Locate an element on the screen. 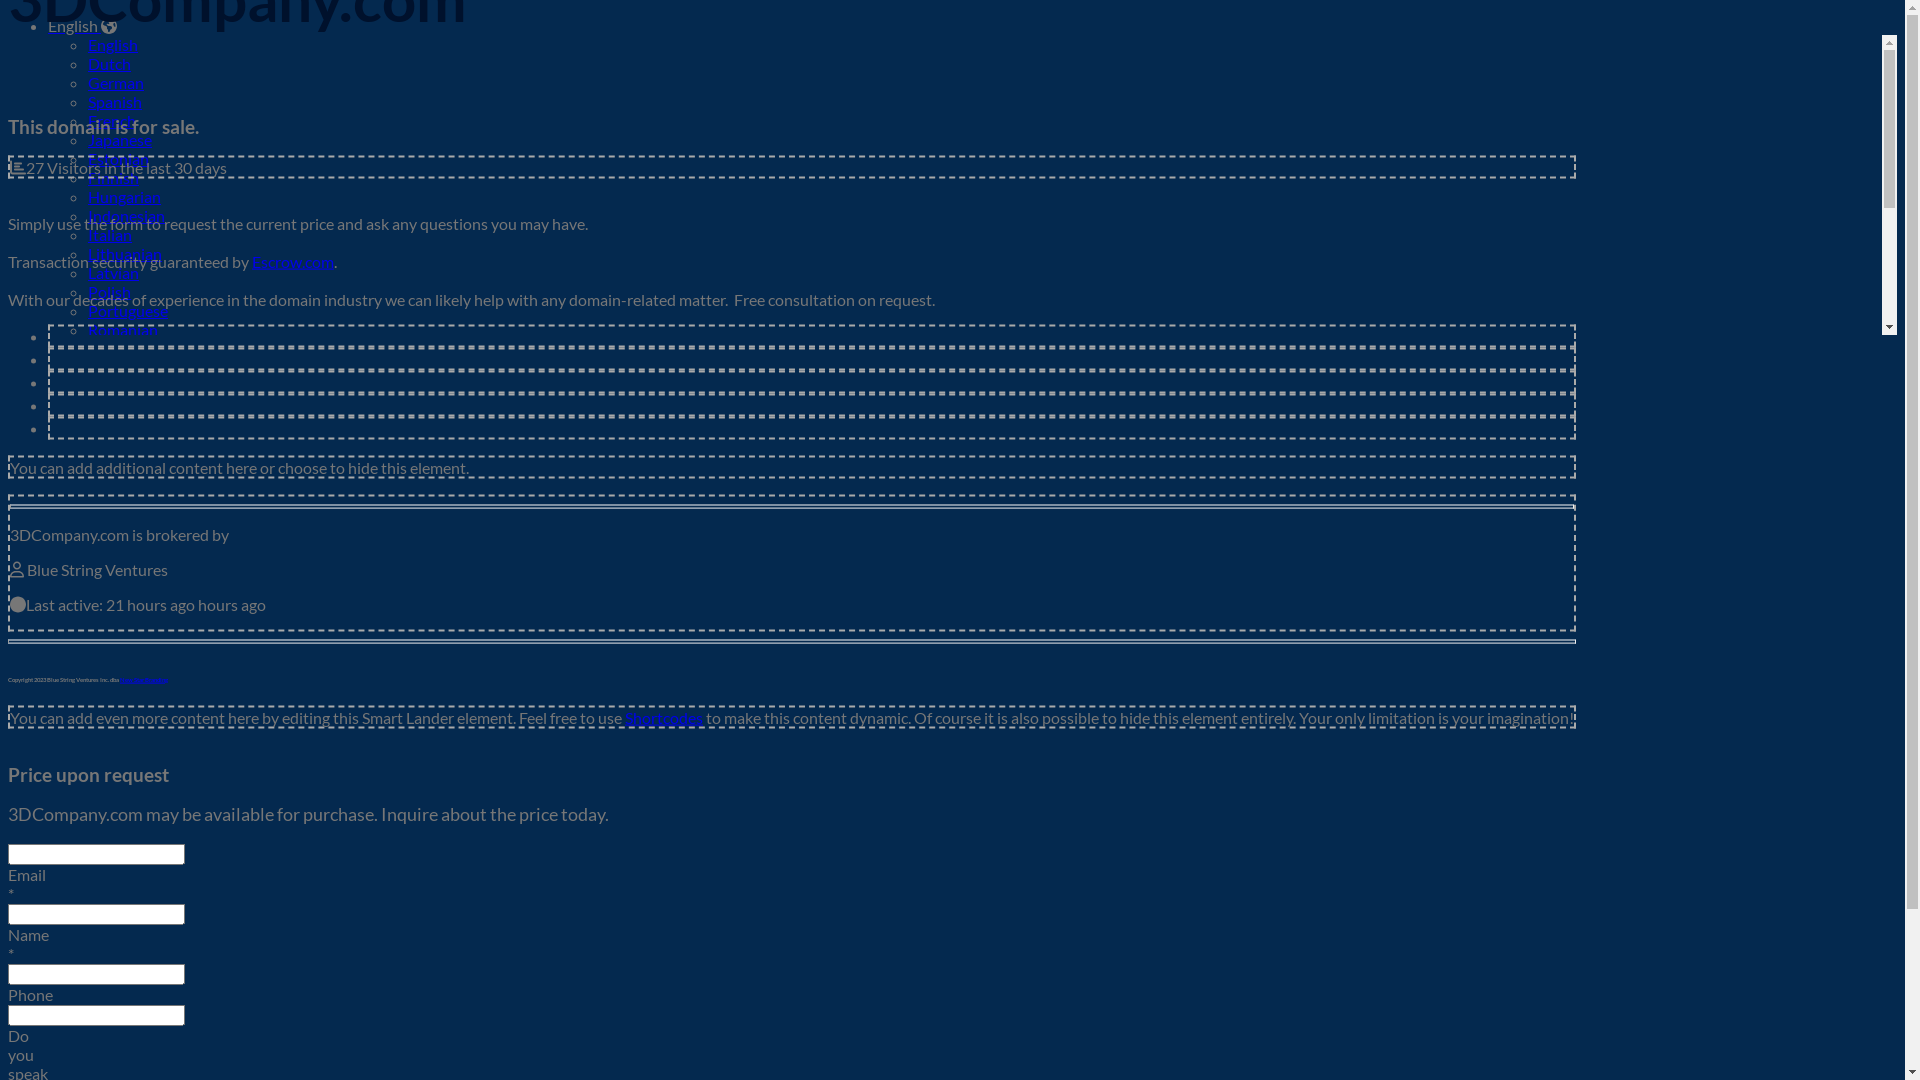  'English' is located at coordinates (48, 25).